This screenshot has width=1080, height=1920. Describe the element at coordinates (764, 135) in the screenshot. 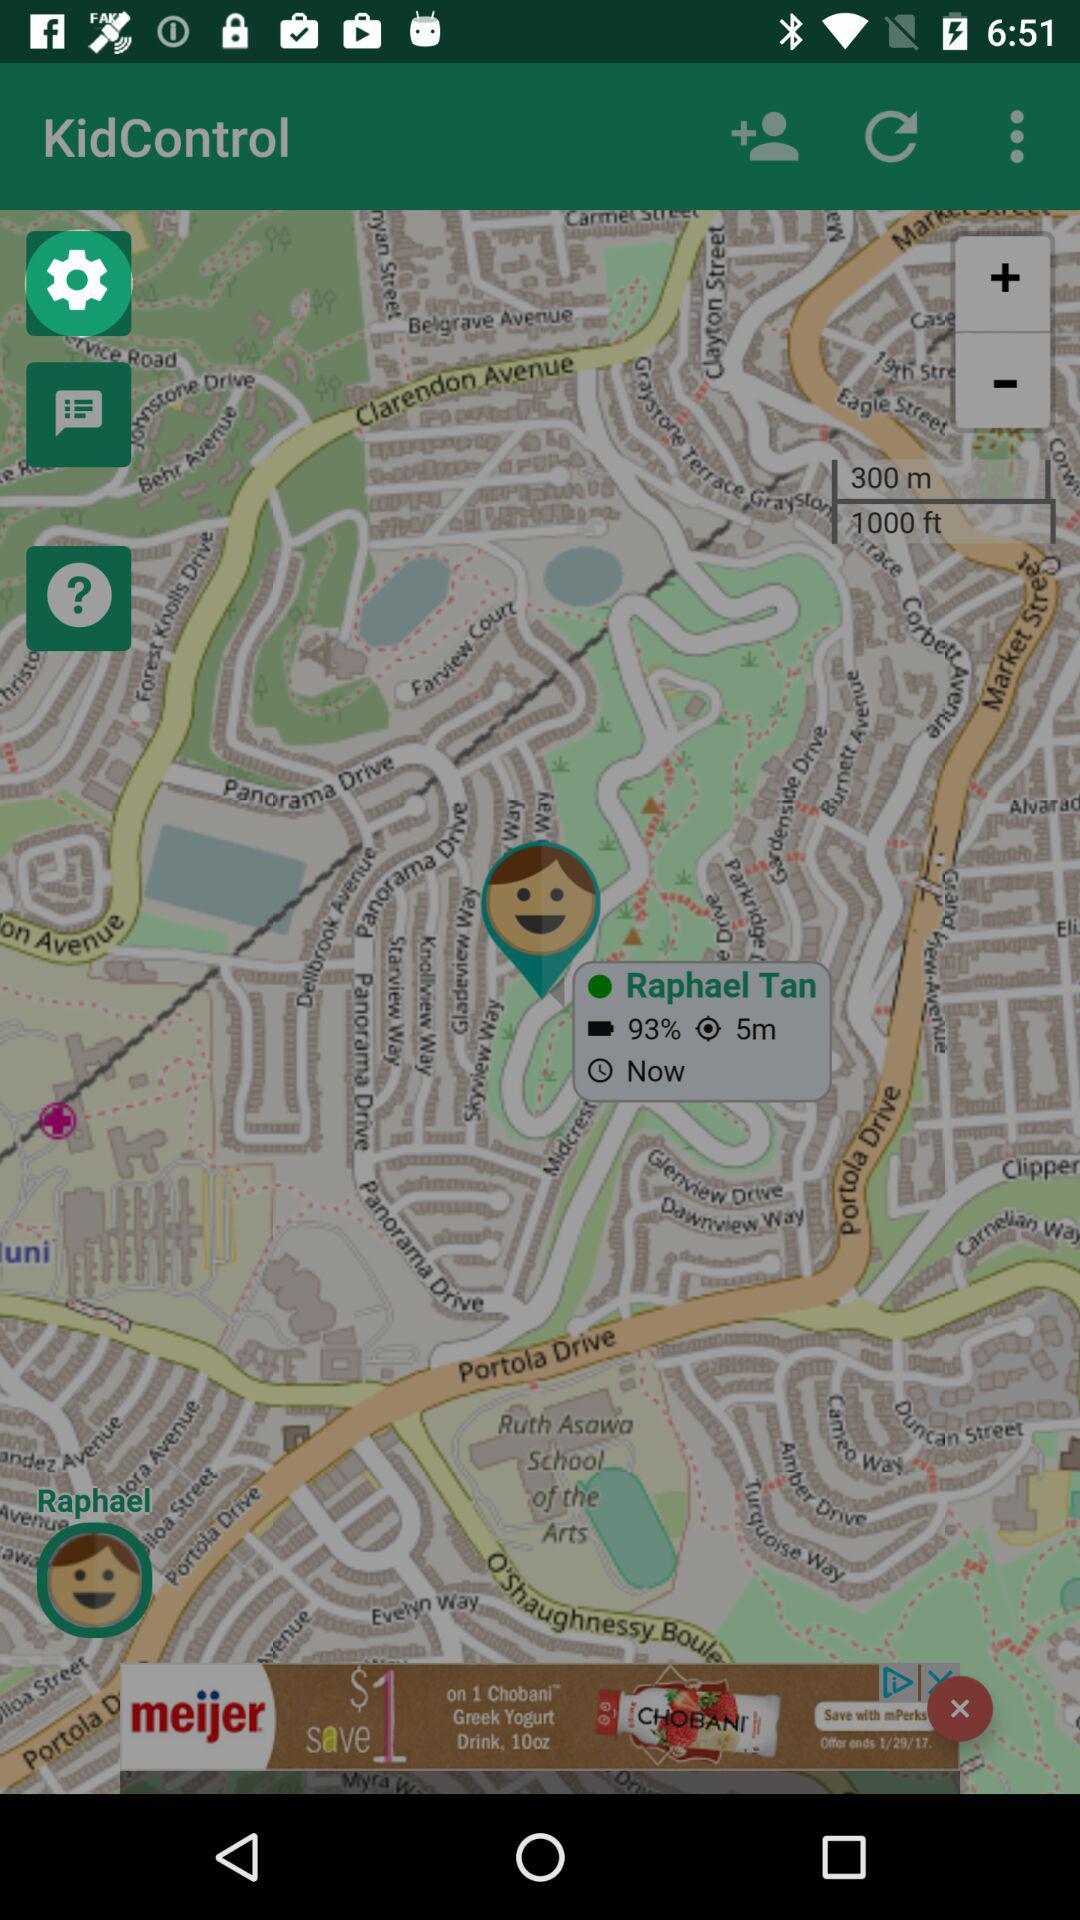

I see `this icon is used to find persons` at that location.